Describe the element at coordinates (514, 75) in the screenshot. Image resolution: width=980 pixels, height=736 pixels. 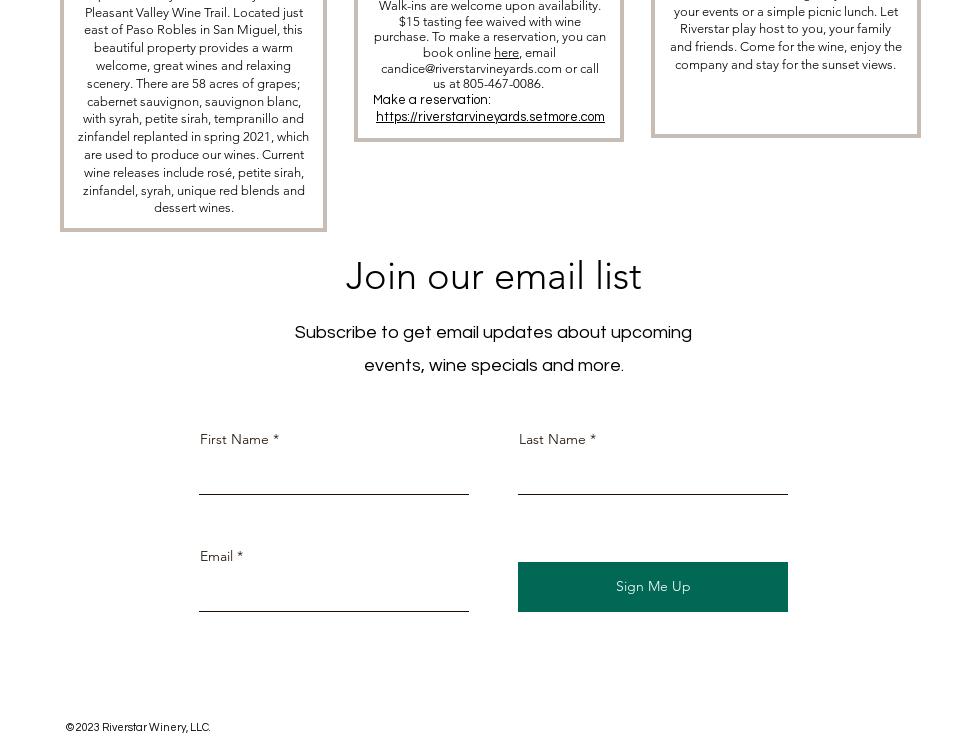
I see `'or call us at 805-467-0086.'` at that location.